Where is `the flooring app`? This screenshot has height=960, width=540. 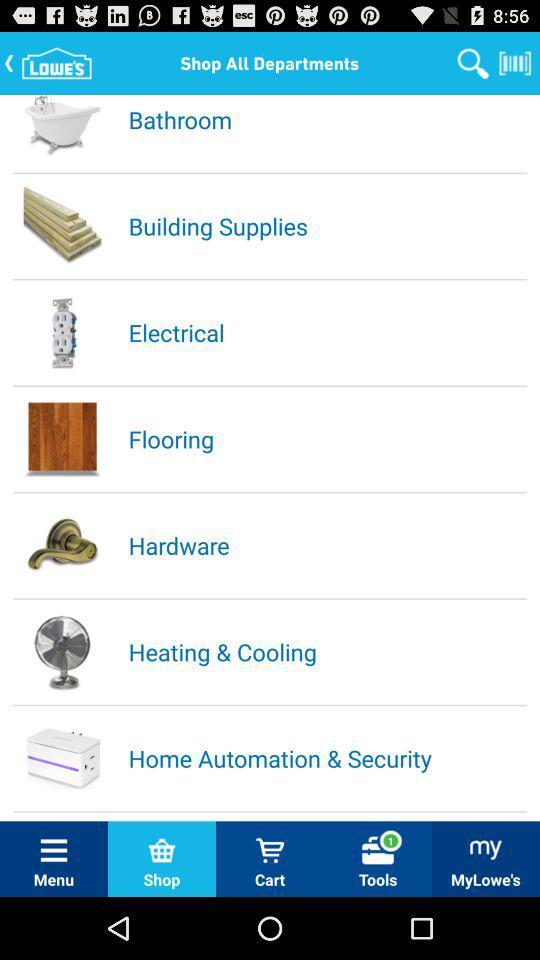
the flooring app is located at coordinates (326, 438).